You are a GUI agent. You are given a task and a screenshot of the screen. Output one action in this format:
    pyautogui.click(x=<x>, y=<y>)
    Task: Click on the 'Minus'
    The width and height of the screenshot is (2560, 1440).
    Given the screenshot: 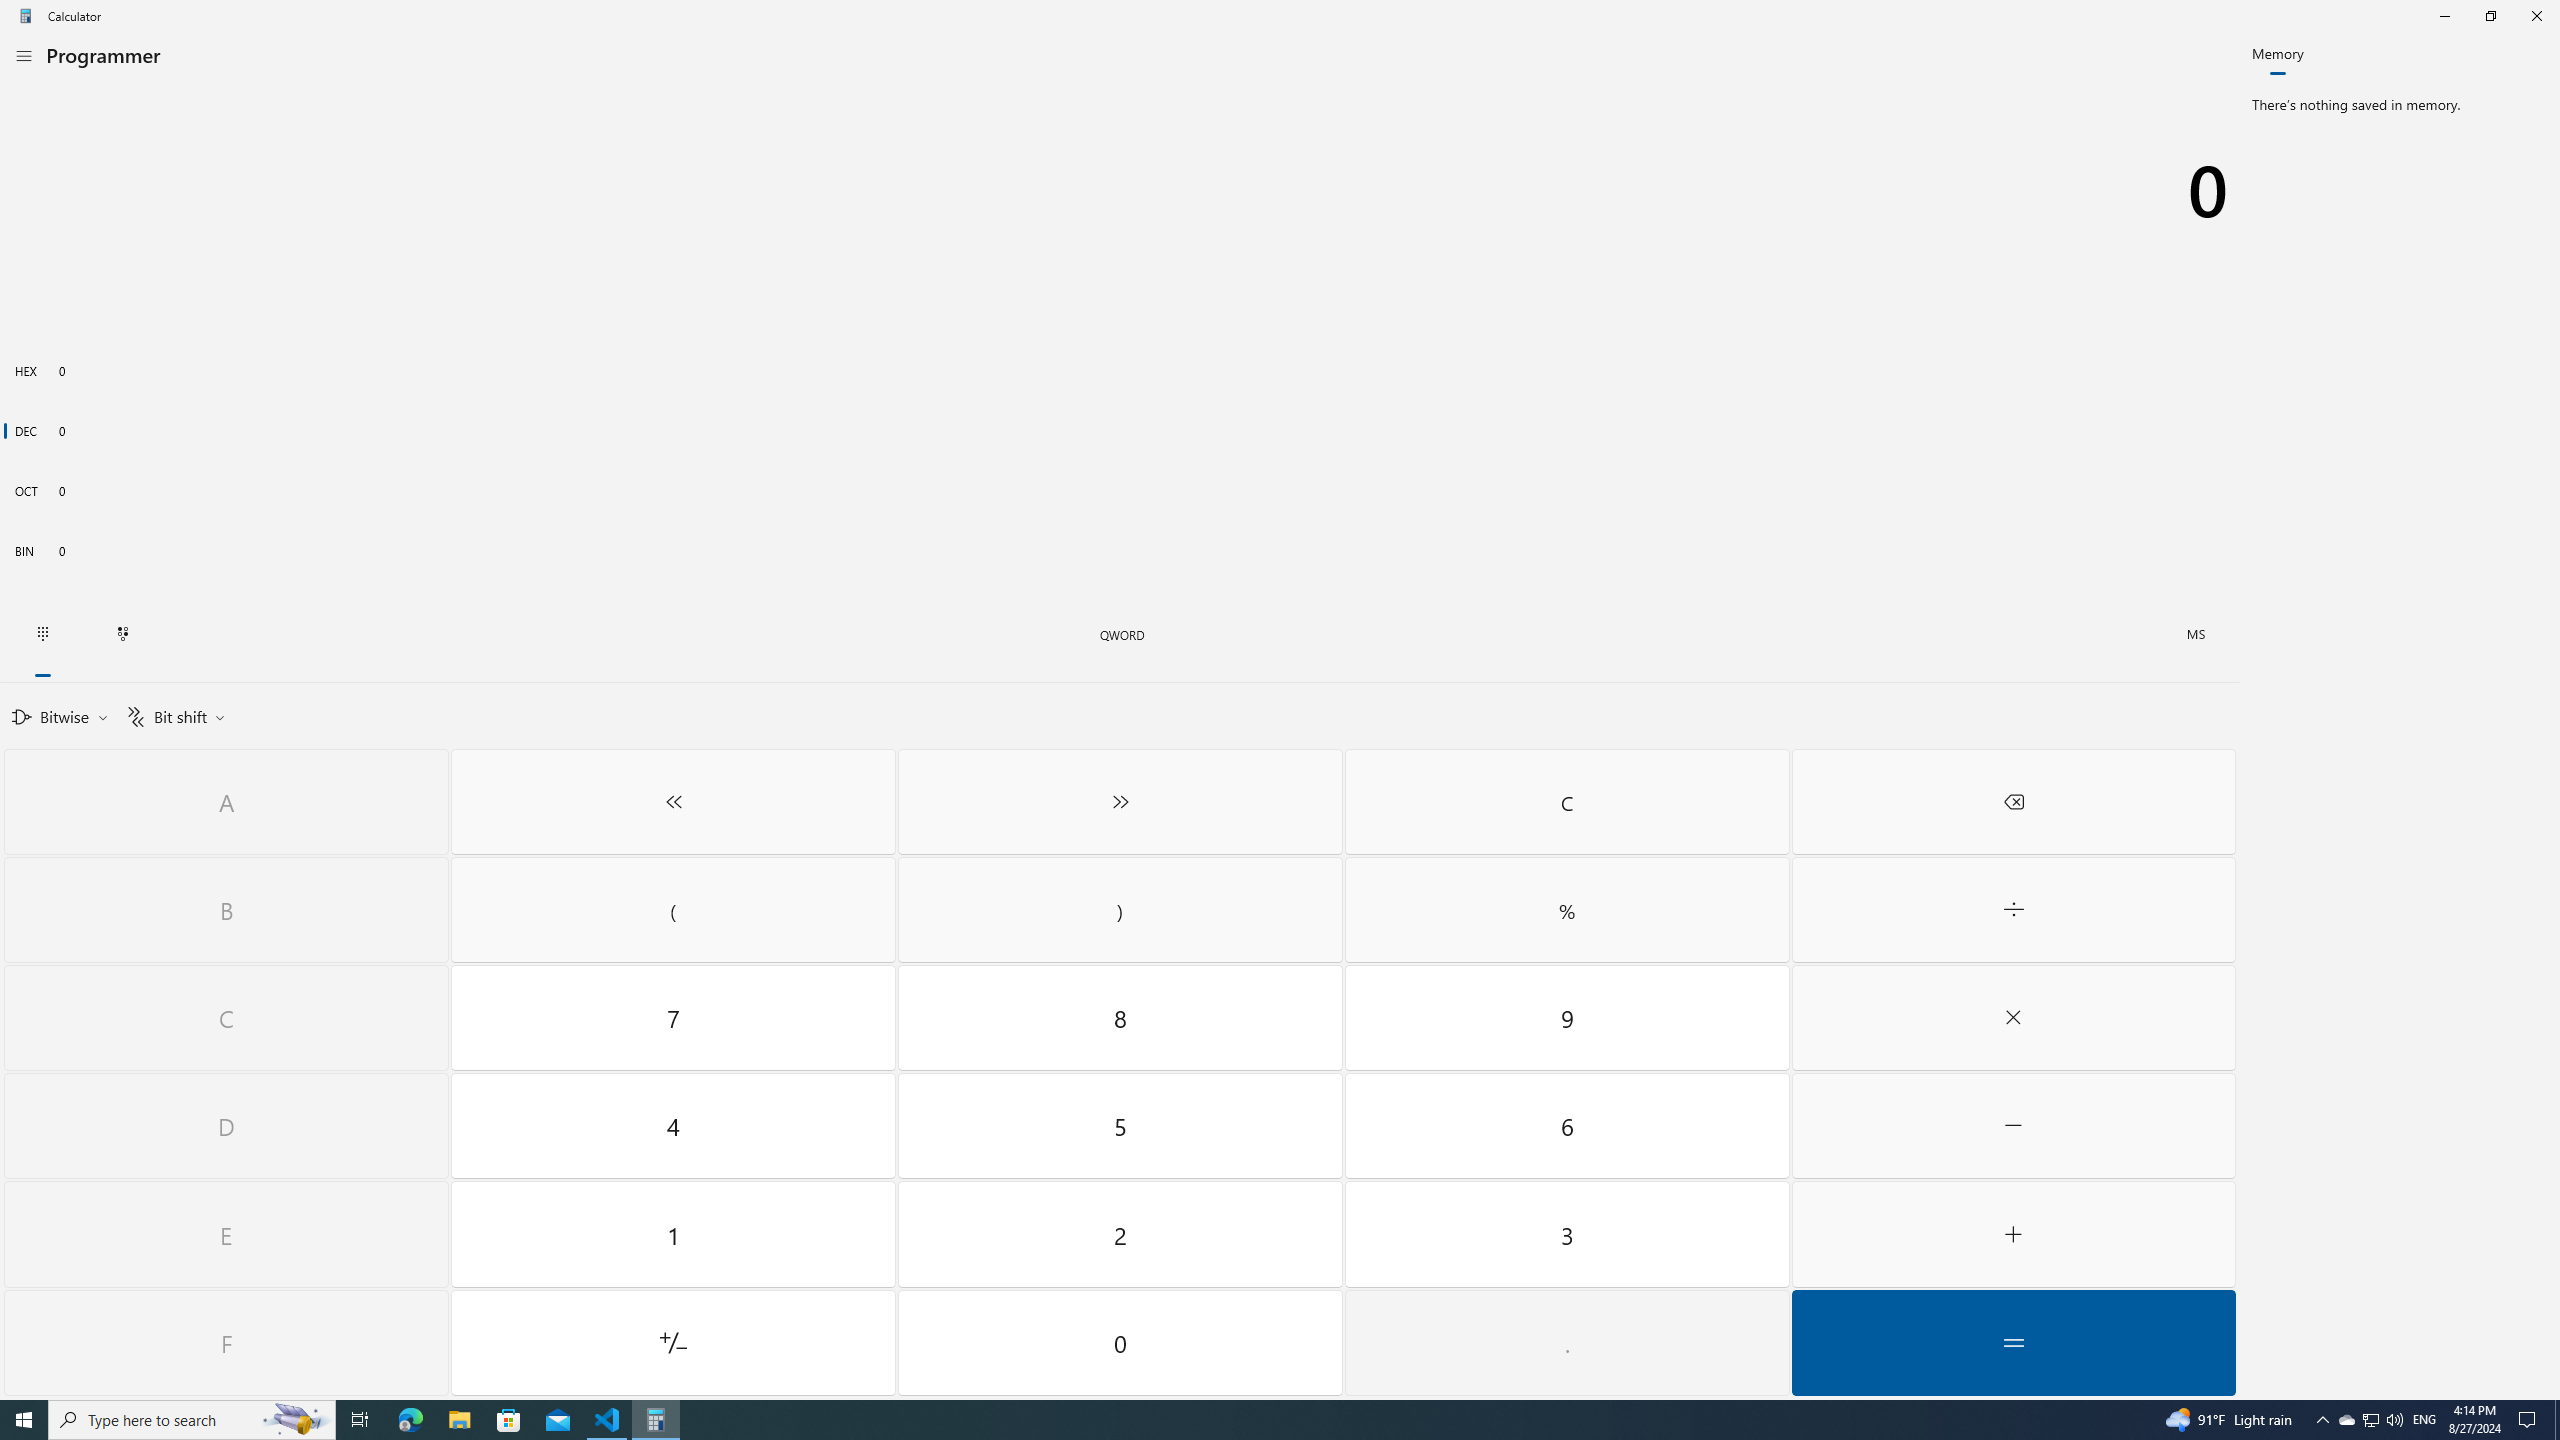 What is the action you would take?
    pyautogui.click(x=2013, y=1125)
    